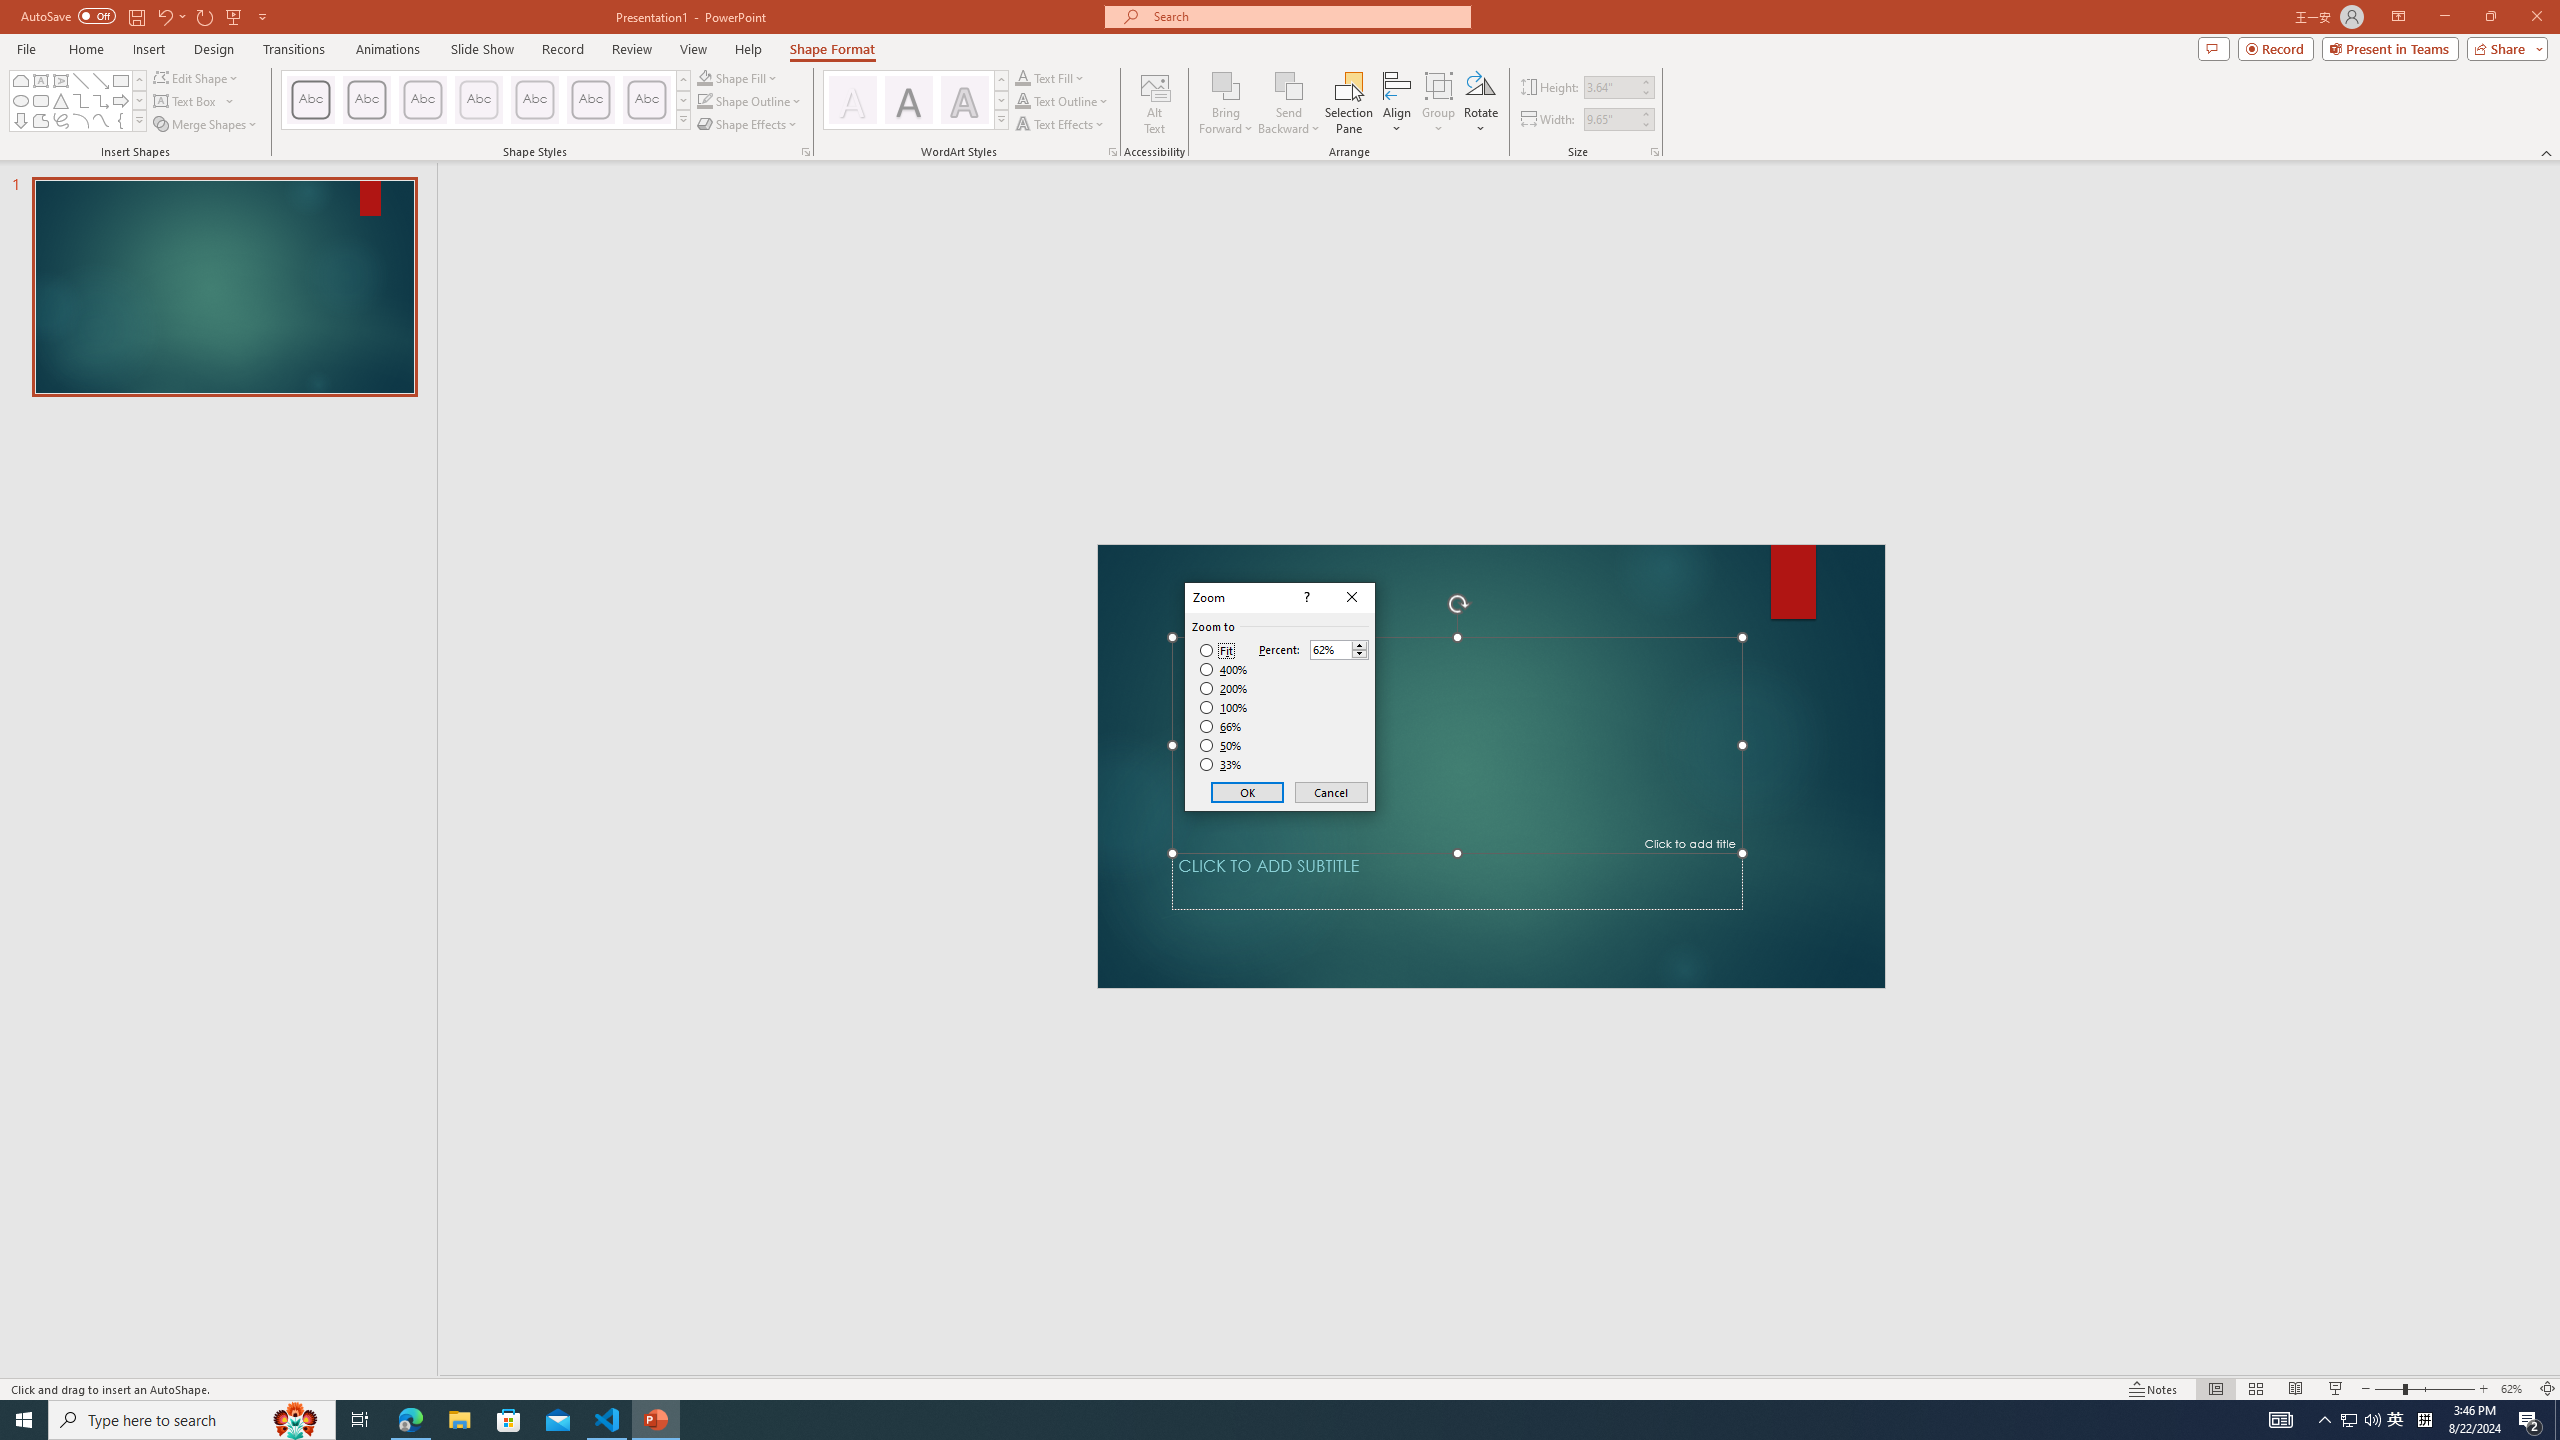 This screenshot has height=1440, width=2560. What do you see at coordinates (1655, 150) in the screenshot?
I see `'Size and Position...'` at bounding box center [1655, 150].